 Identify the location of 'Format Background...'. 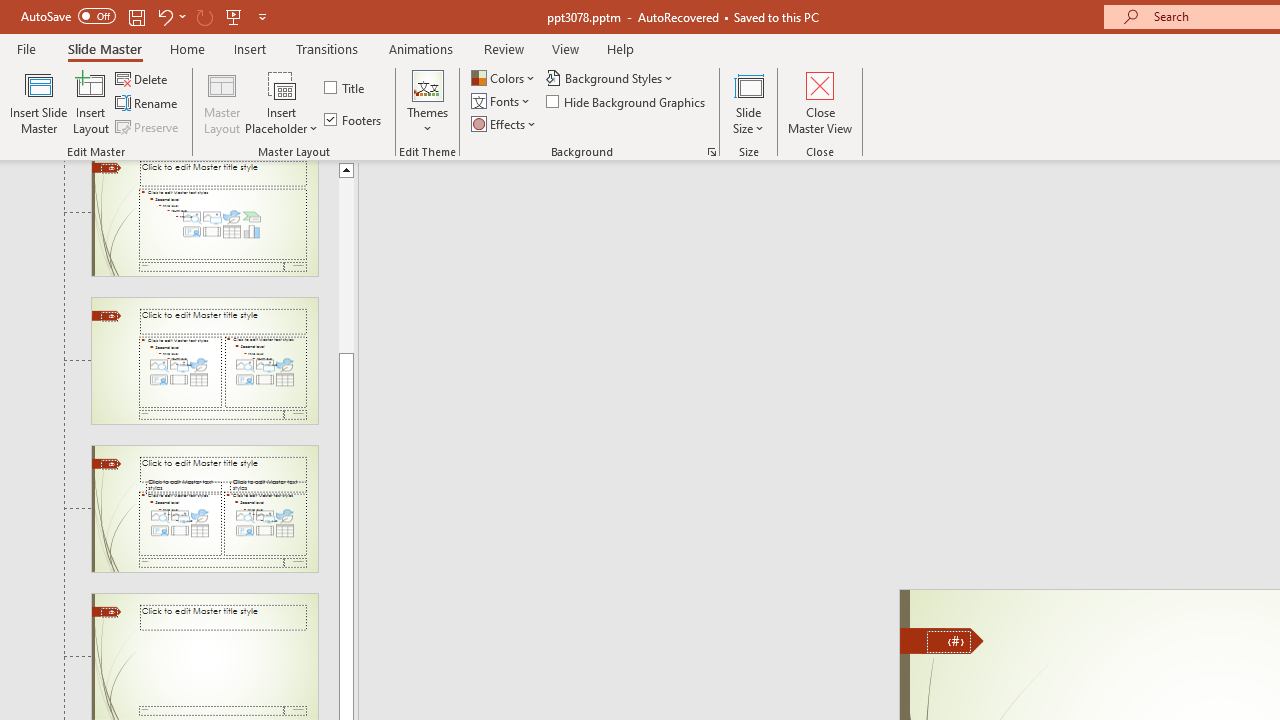
(711, 150).